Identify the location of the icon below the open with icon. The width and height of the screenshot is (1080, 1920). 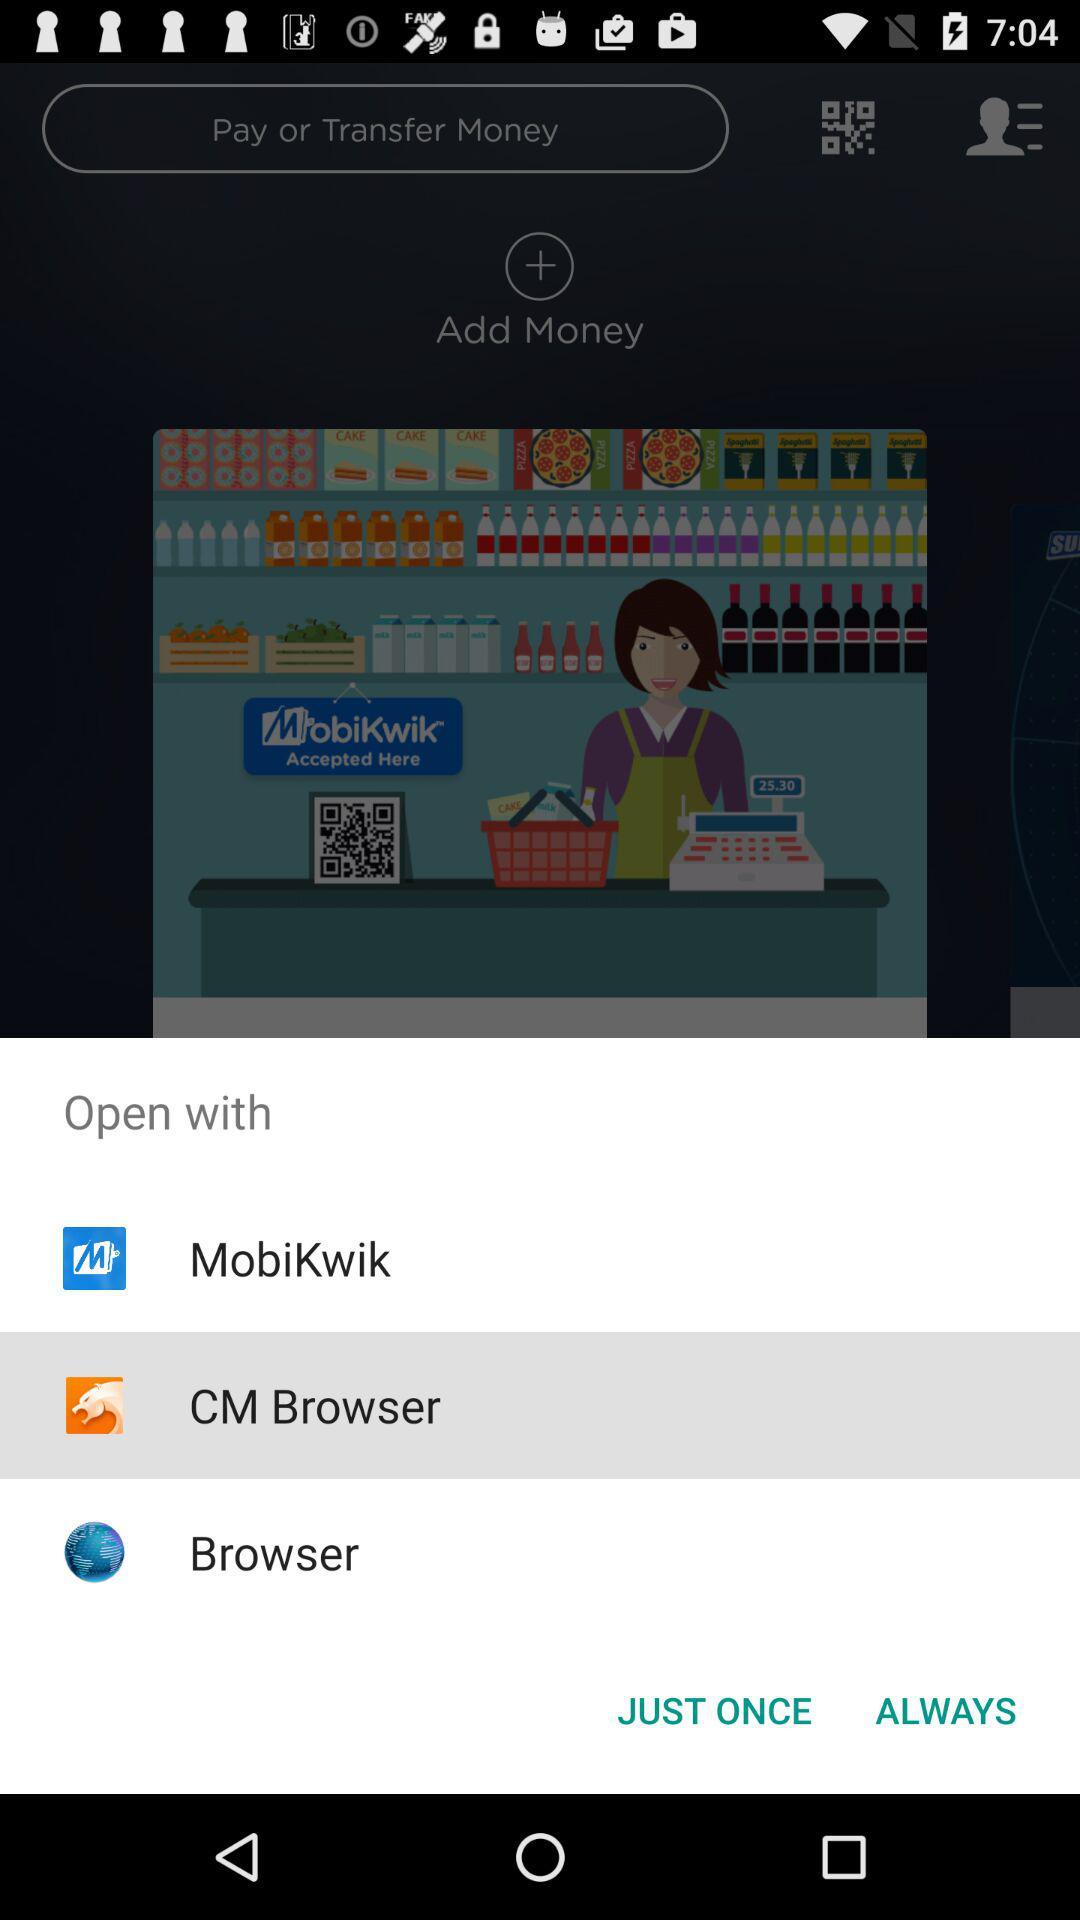
(713, 1708).